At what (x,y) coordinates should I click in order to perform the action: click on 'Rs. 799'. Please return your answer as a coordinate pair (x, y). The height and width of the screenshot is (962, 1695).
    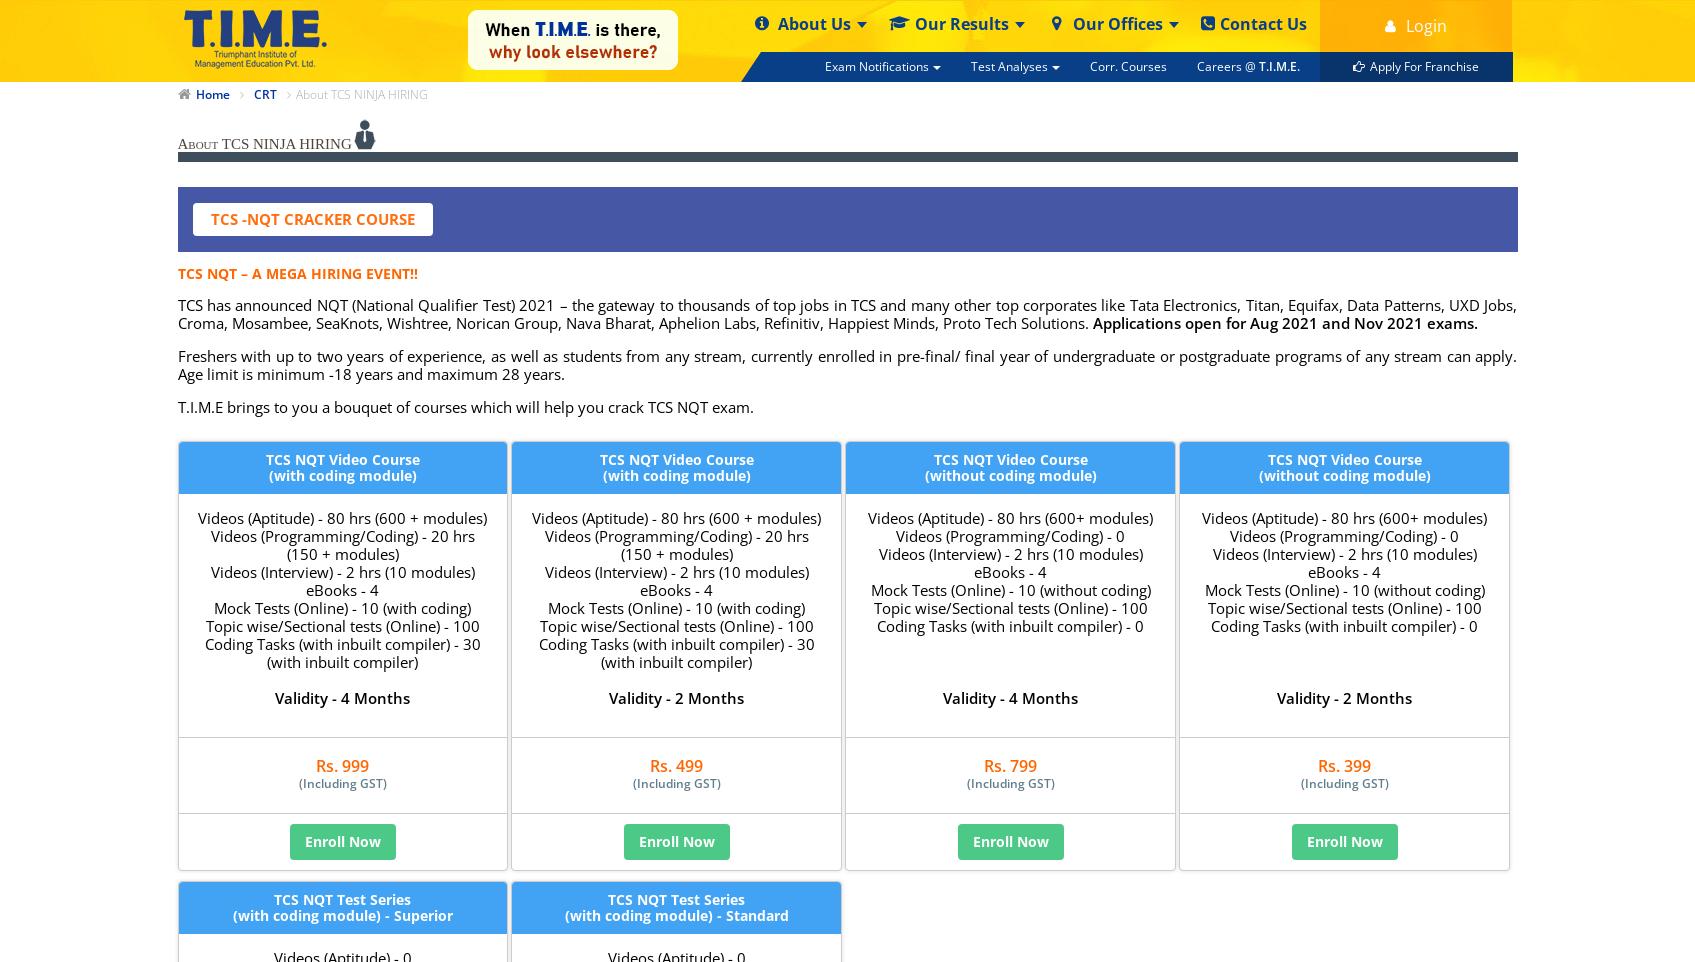
    Looking at the image, I should click on (982, 766).